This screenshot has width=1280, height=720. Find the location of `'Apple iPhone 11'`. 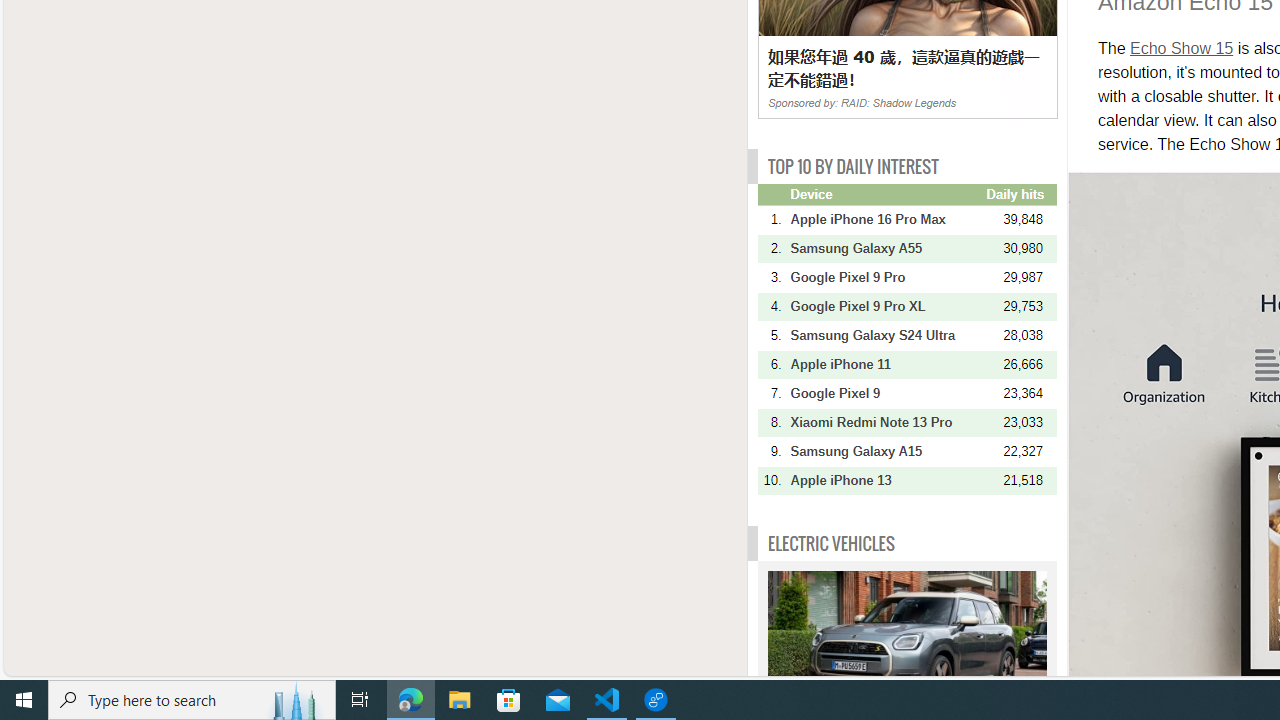

'Apple iPhone 11' is located at coordinates (885, 364).